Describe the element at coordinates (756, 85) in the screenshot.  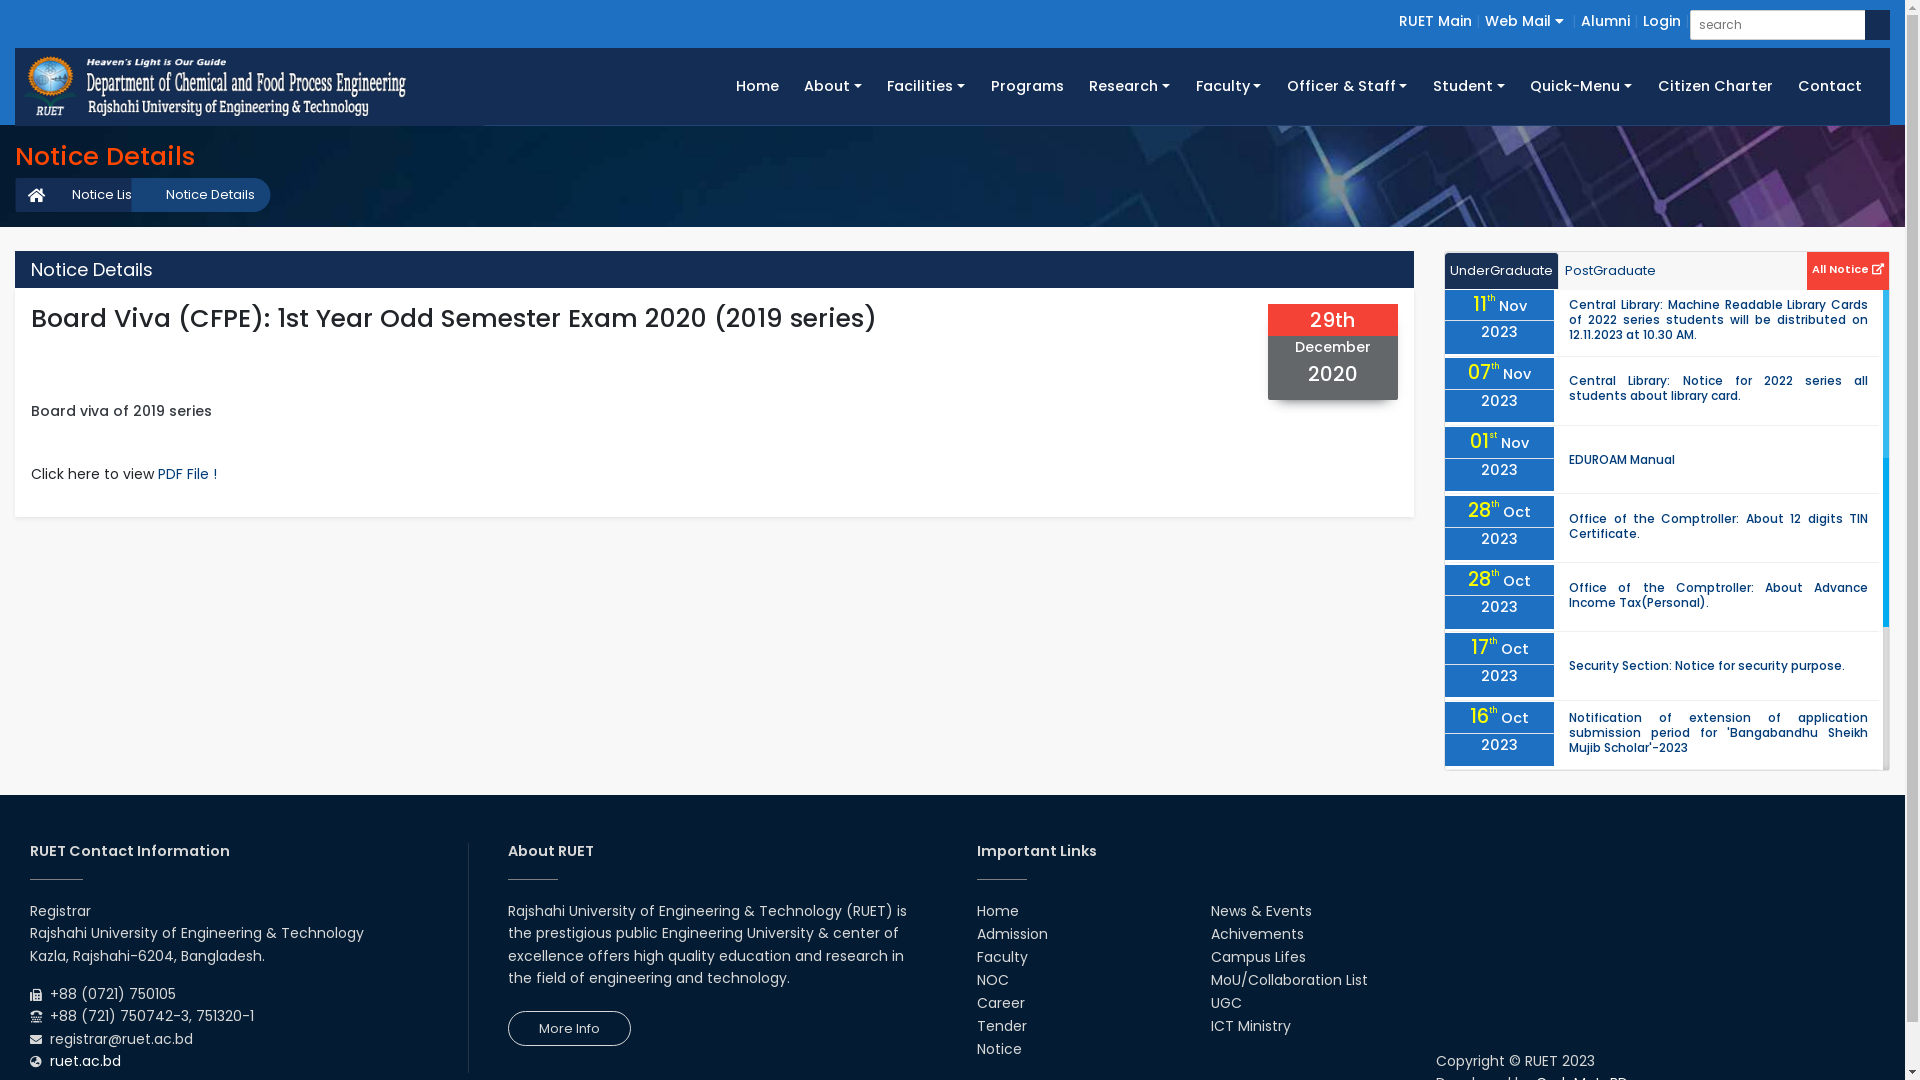
I see `'Home` at that location.